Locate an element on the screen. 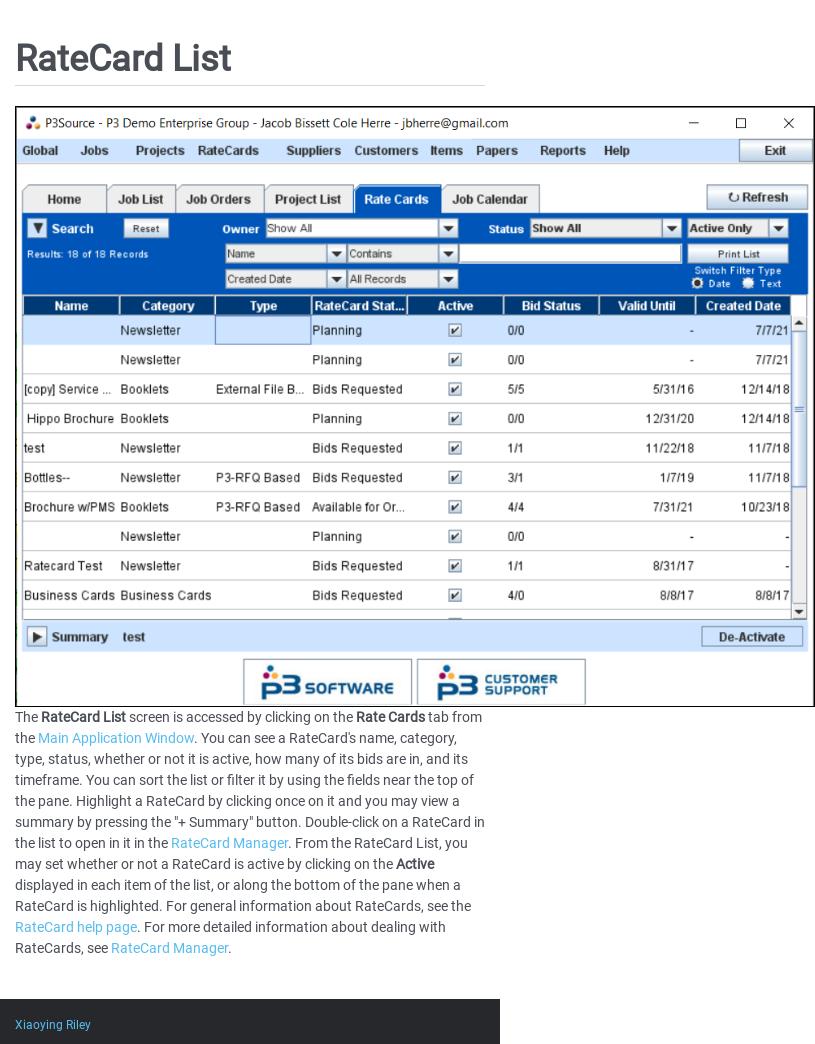 This screenshot has height=1044, width=815. 'screen is accessed by clicking on the' is located at coordinates (240, 714).